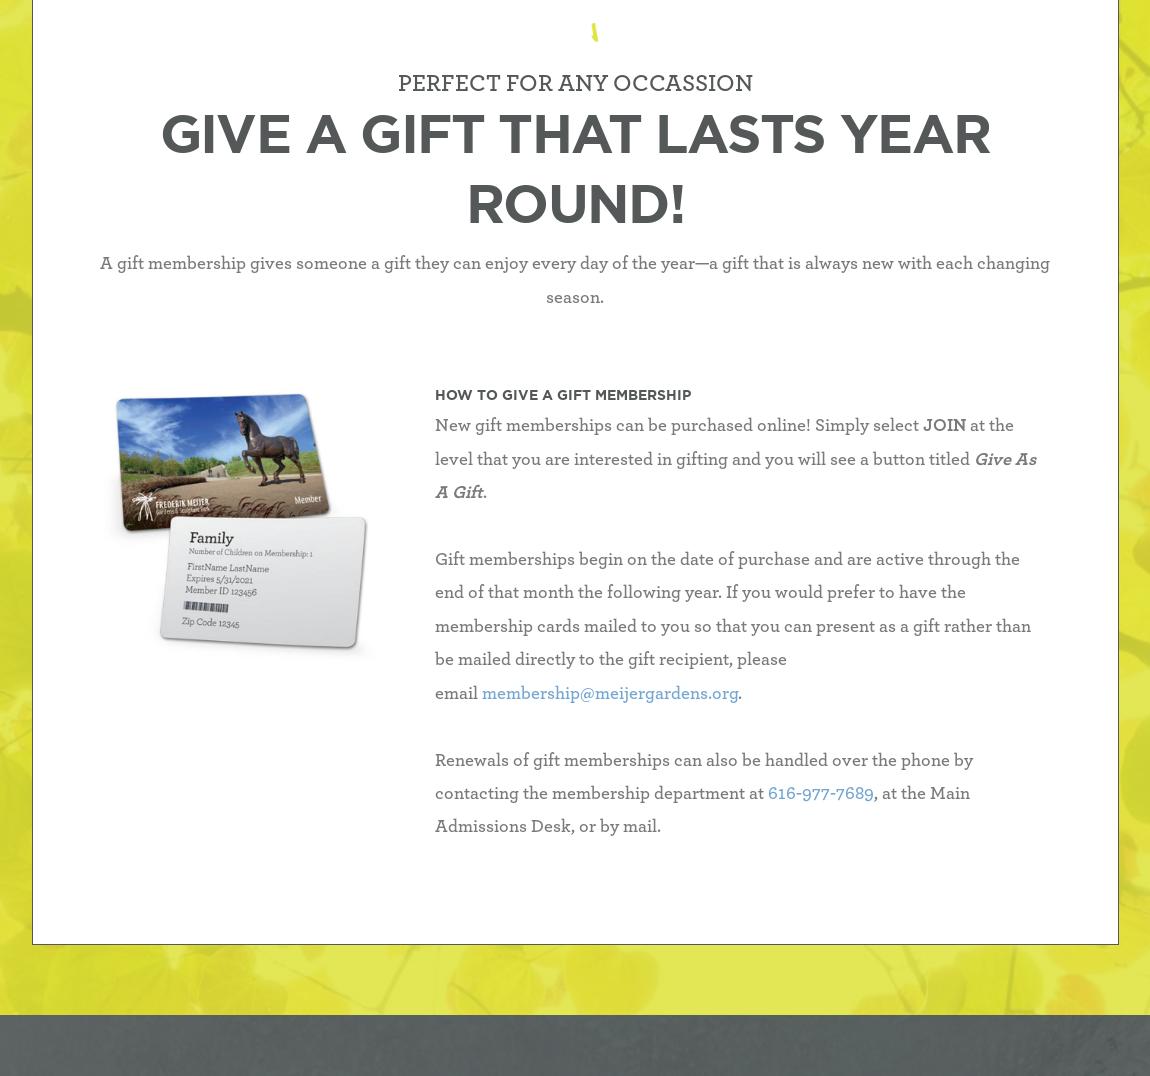  I want to click on '616-977-7689', so click(819, 793).